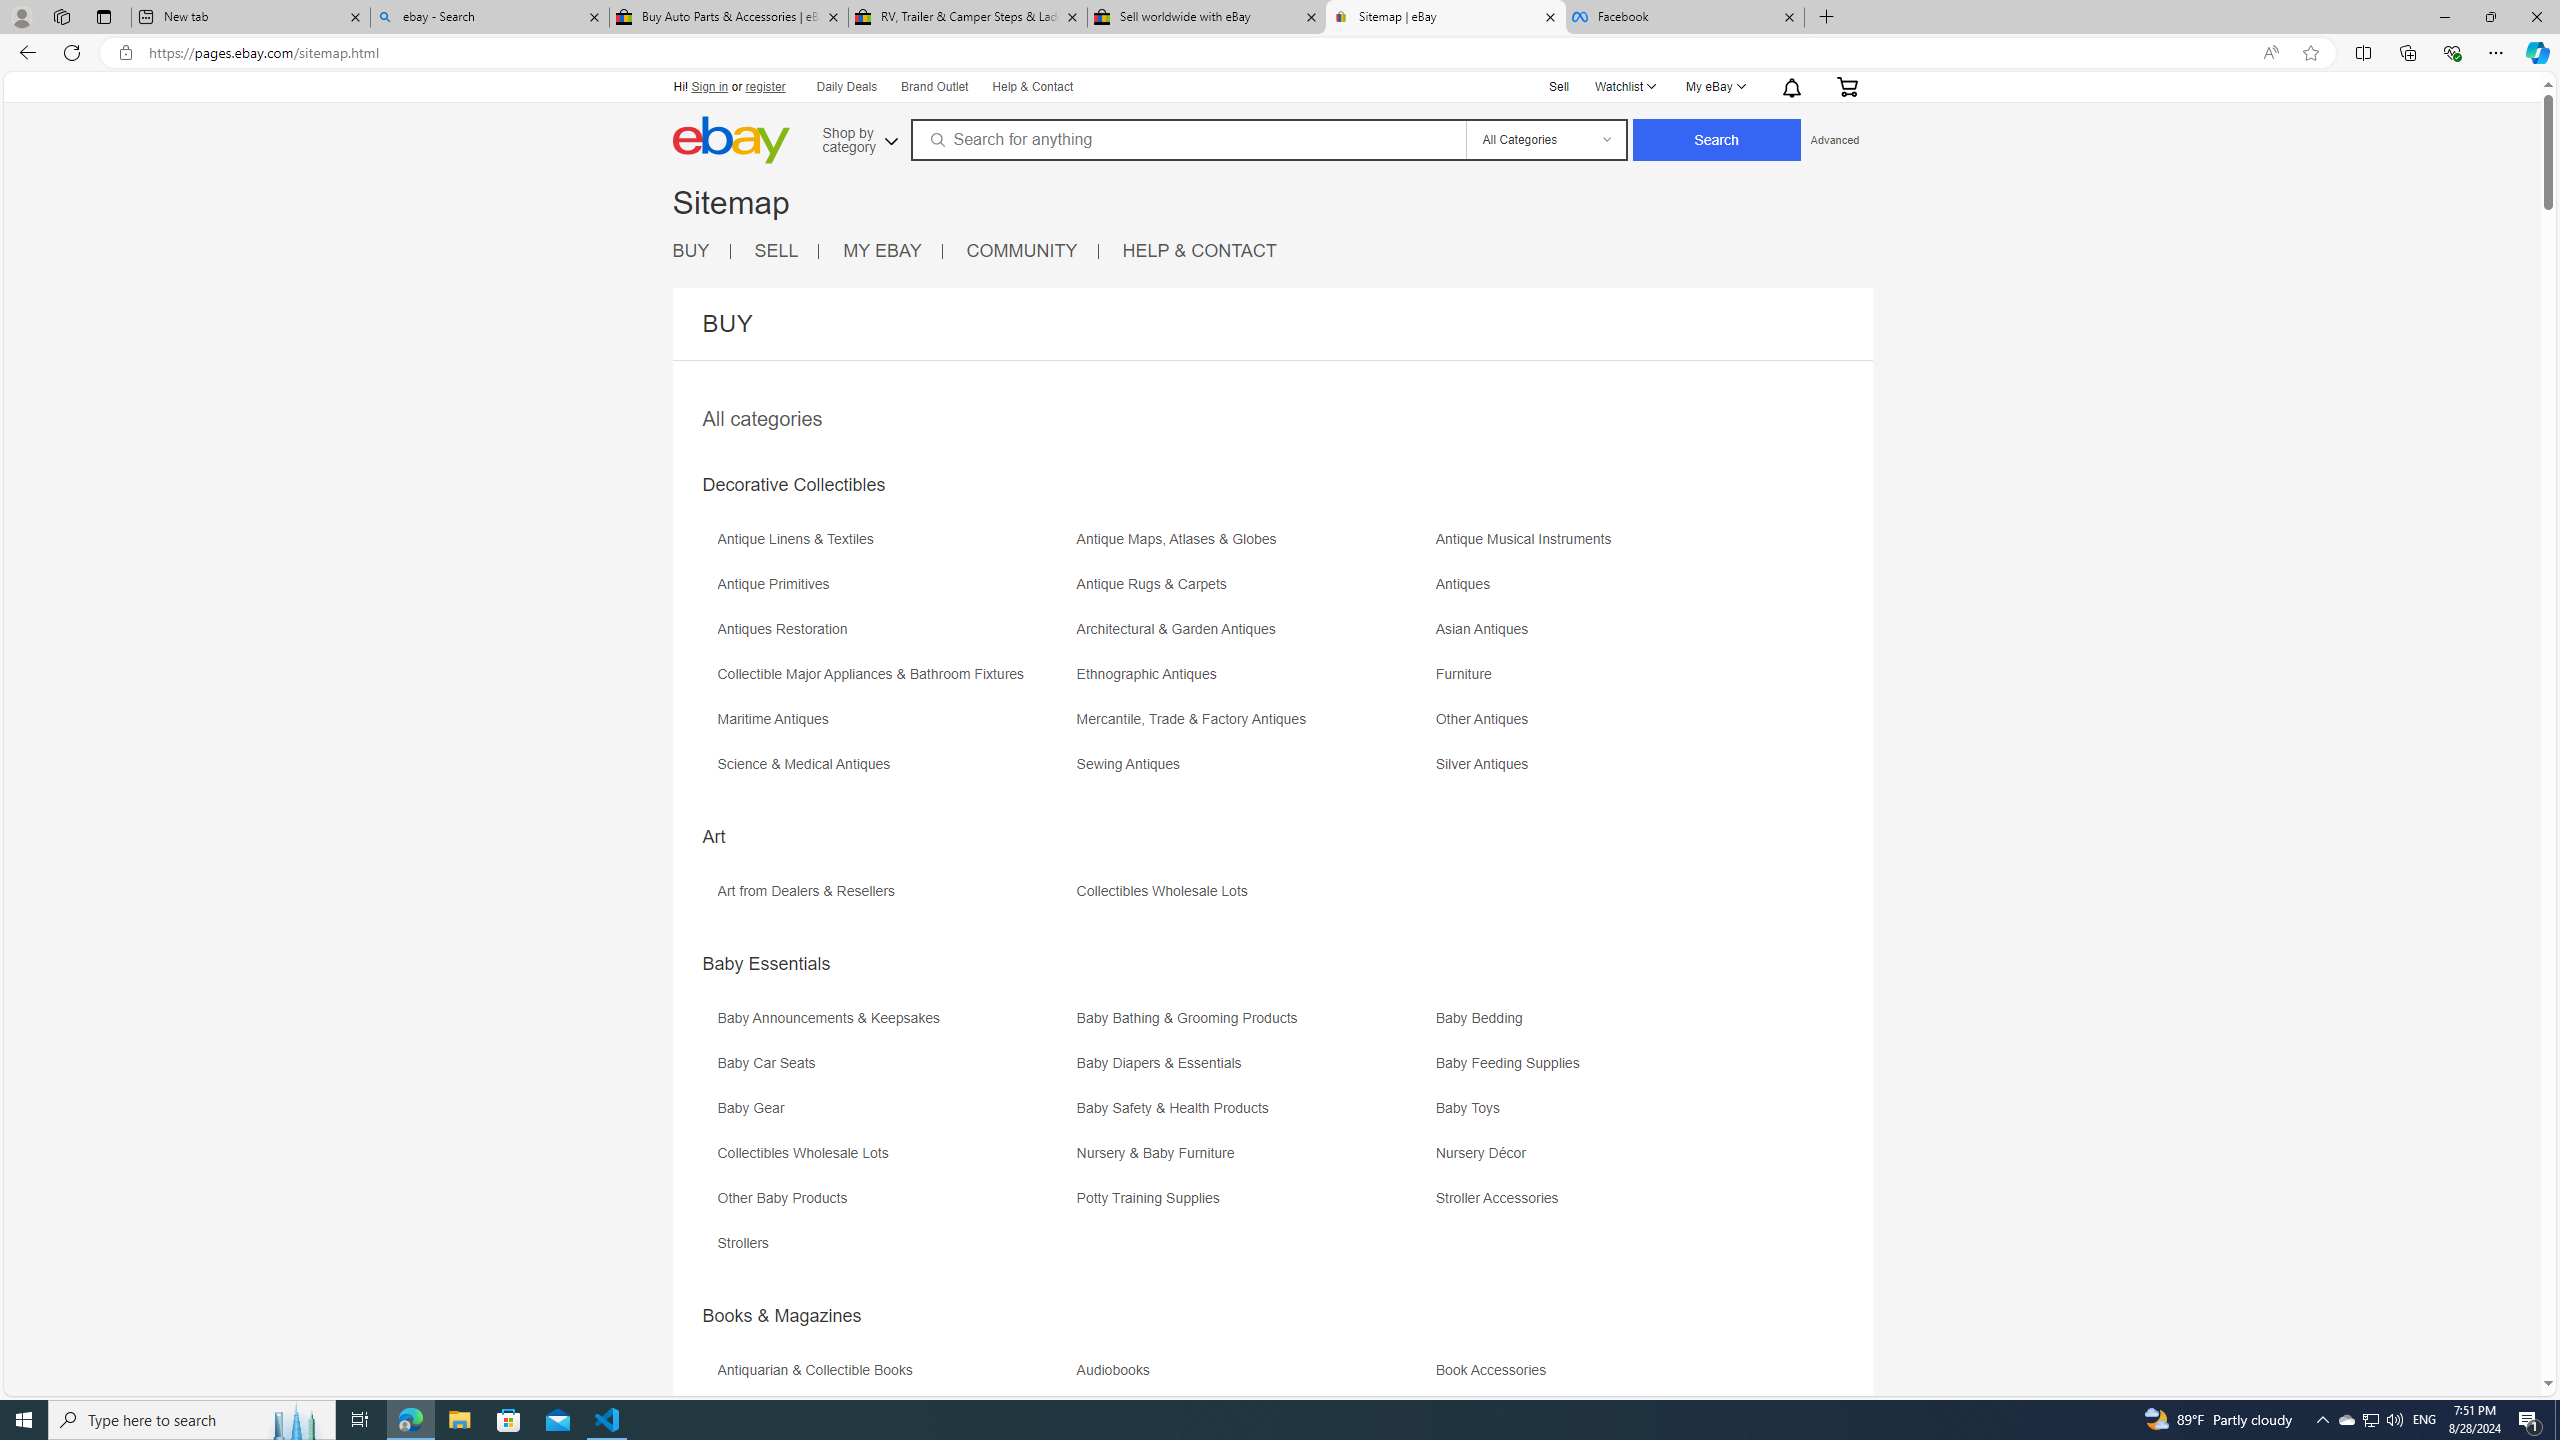 The image size is (2560, 1440). Describe the element at coordinates (766, 962) in the screenshot. I see `'Baby Essentials'` at that location.